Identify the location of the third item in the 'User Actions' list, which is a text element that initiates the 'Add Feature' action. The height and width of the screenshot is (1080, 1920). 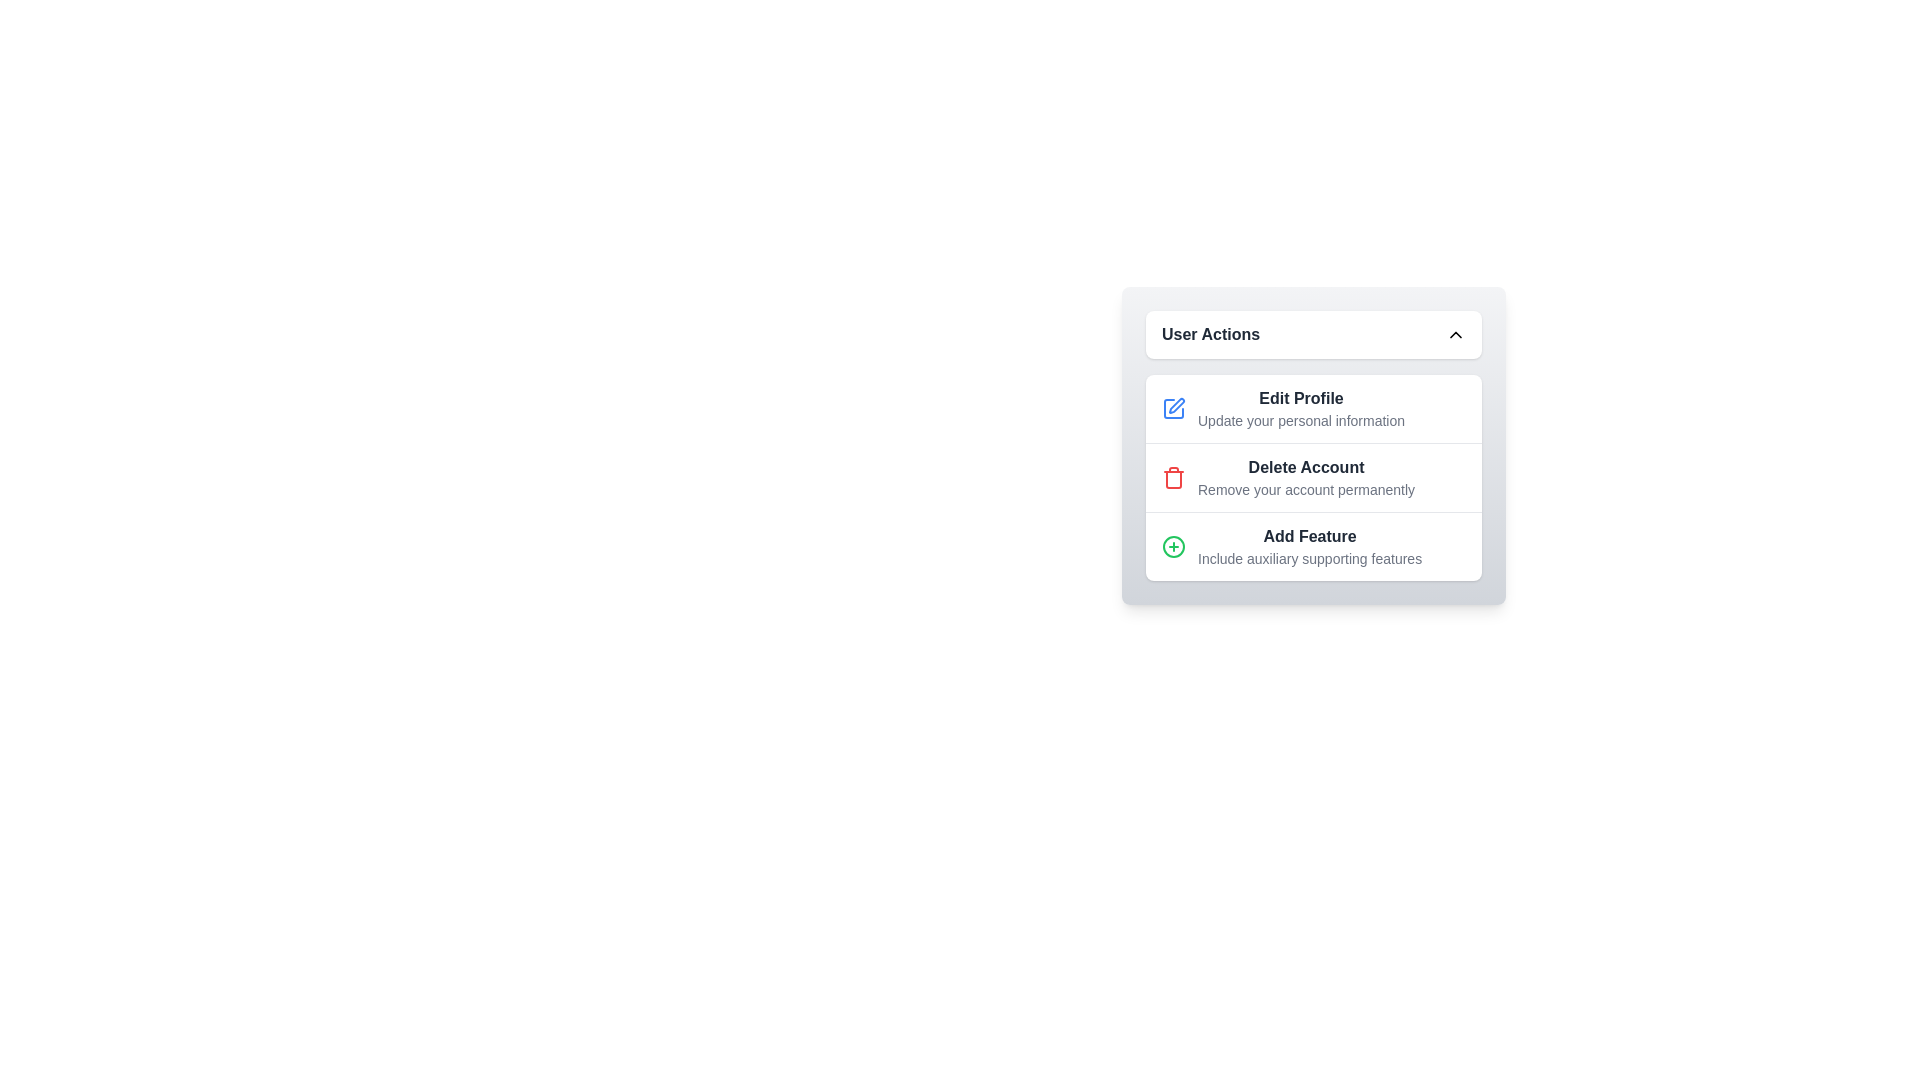
(1310, 547).